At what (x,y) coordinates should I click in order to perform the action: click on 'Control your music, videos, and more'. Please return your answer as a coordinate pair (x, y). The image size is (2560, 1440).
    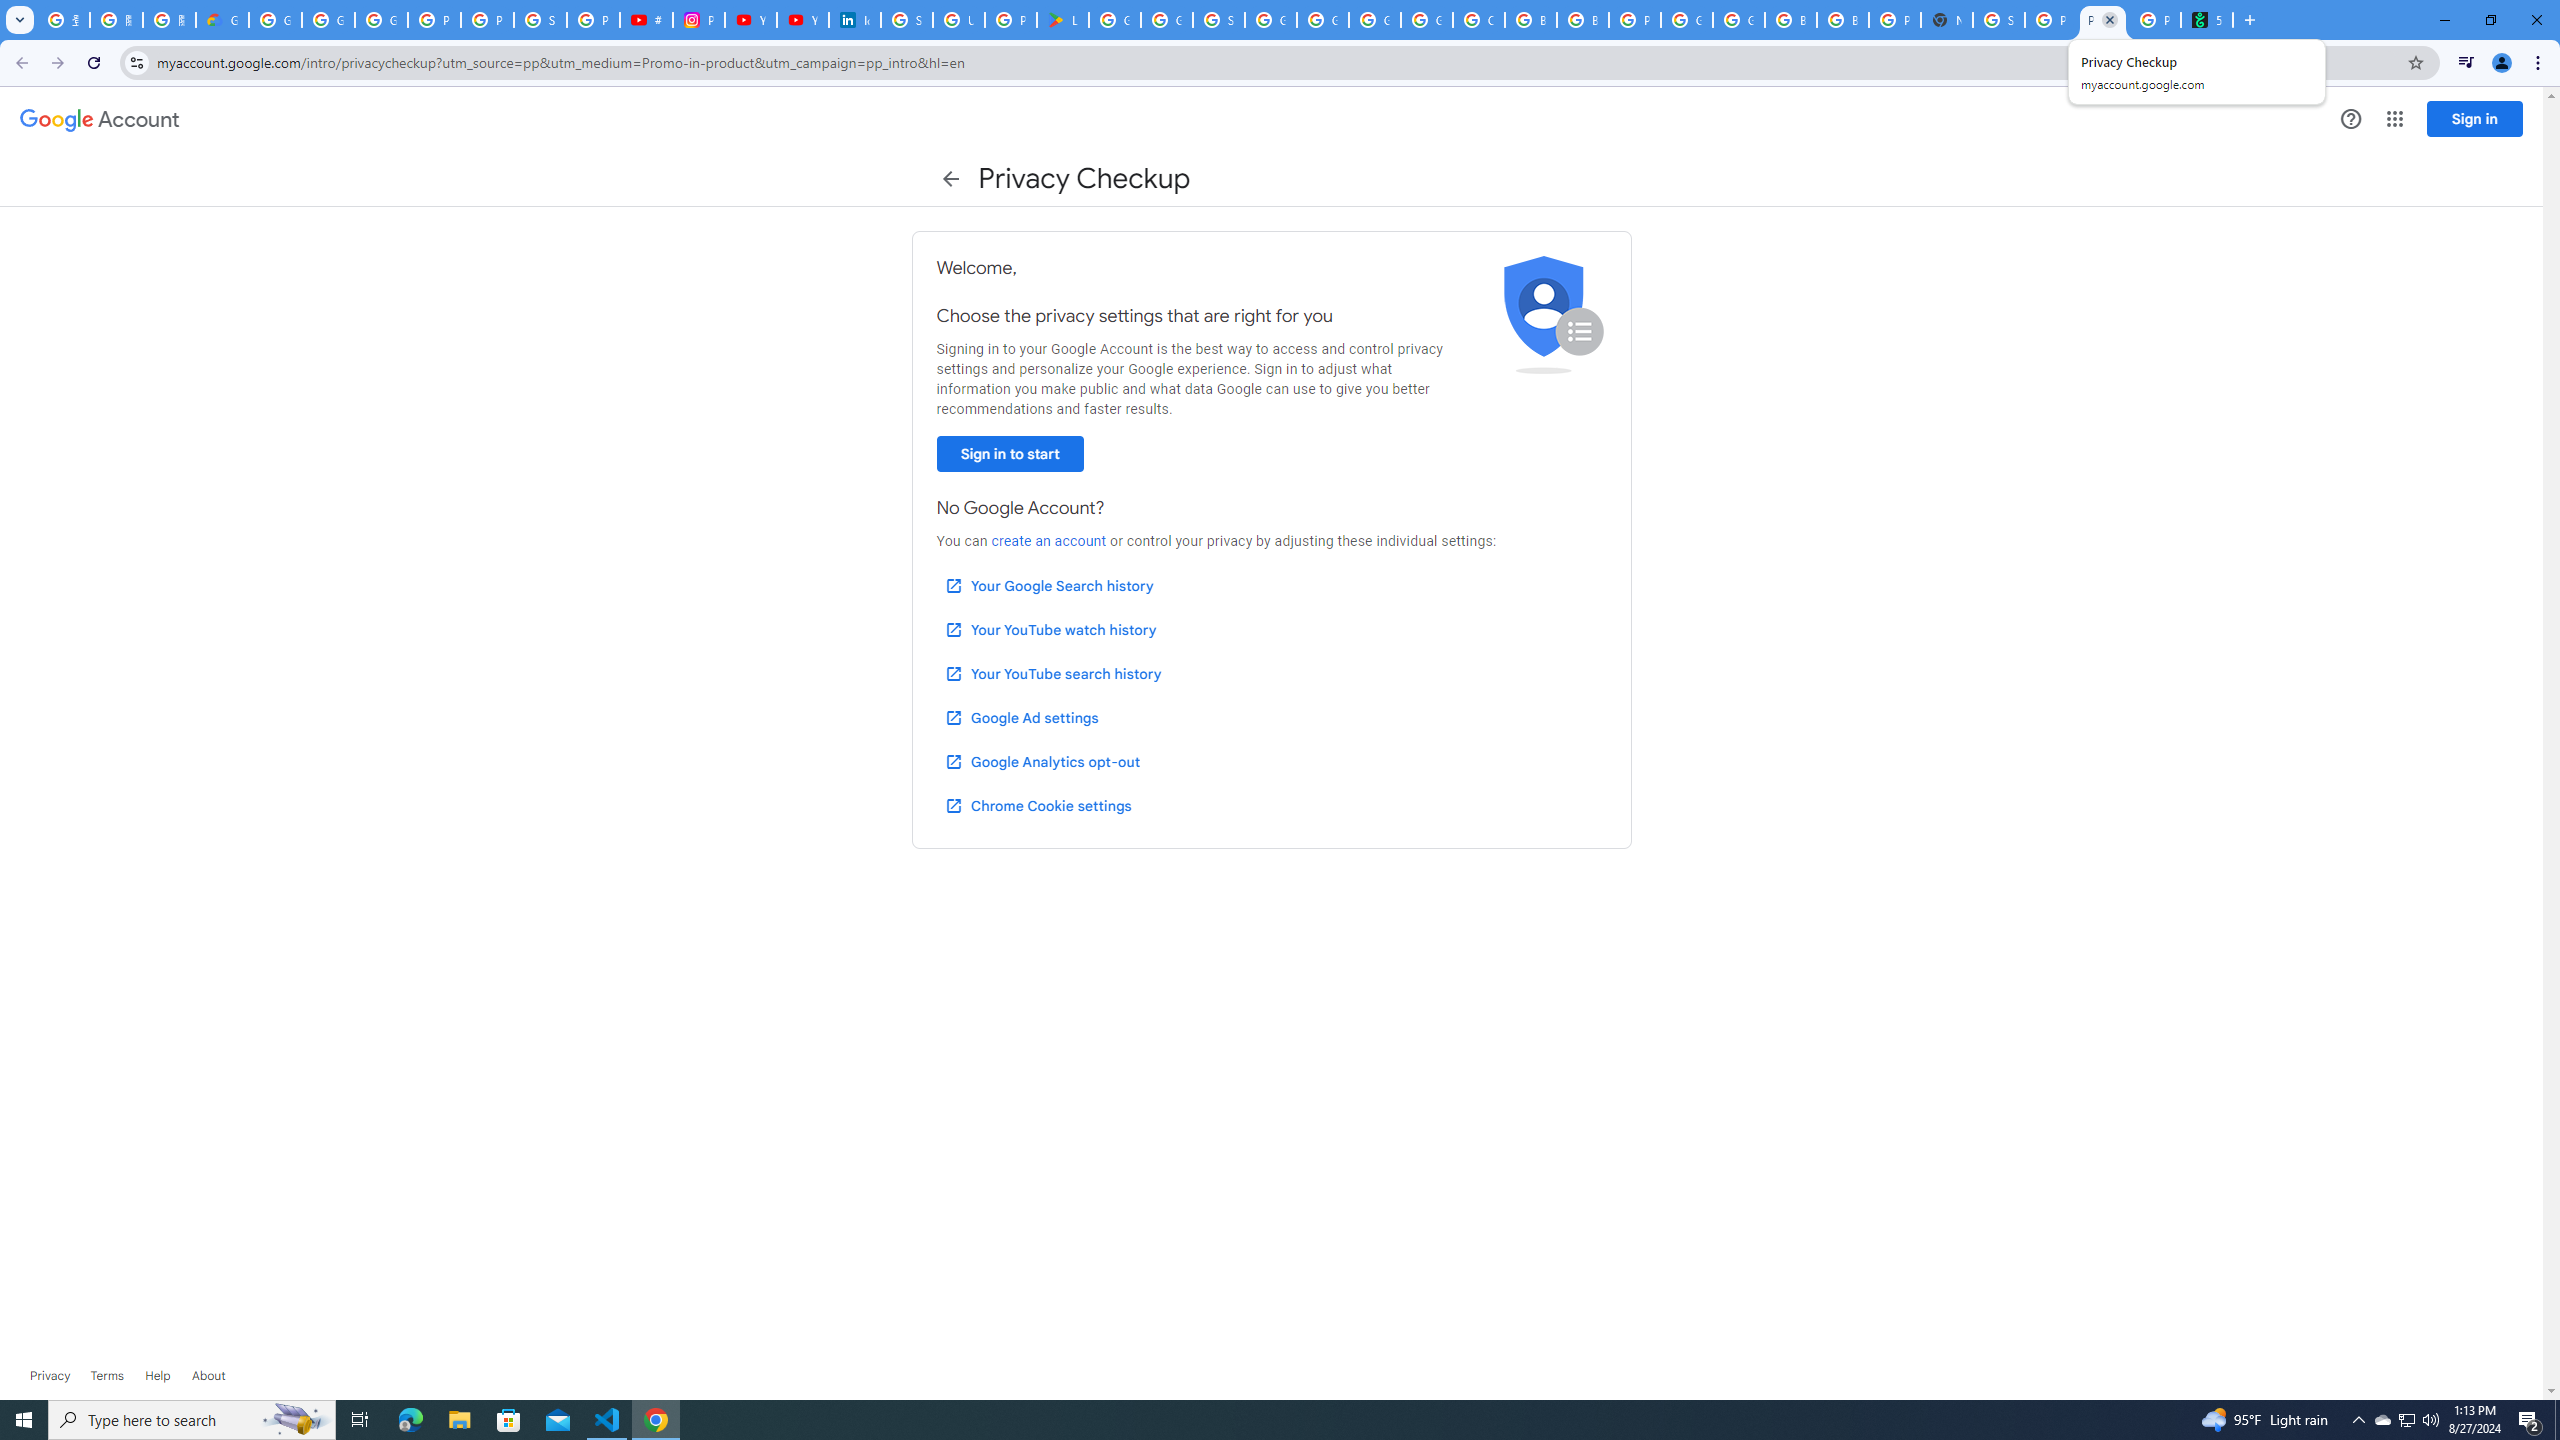
    Looking at the image, I should click on (2466, 62).